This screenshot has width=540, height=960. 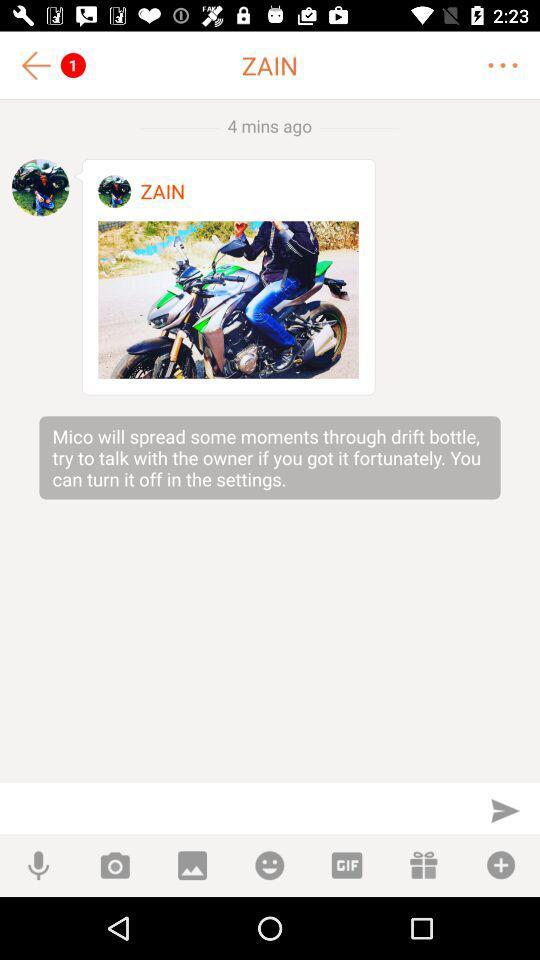 I want to click on a gif, so click(x=345, y=864).